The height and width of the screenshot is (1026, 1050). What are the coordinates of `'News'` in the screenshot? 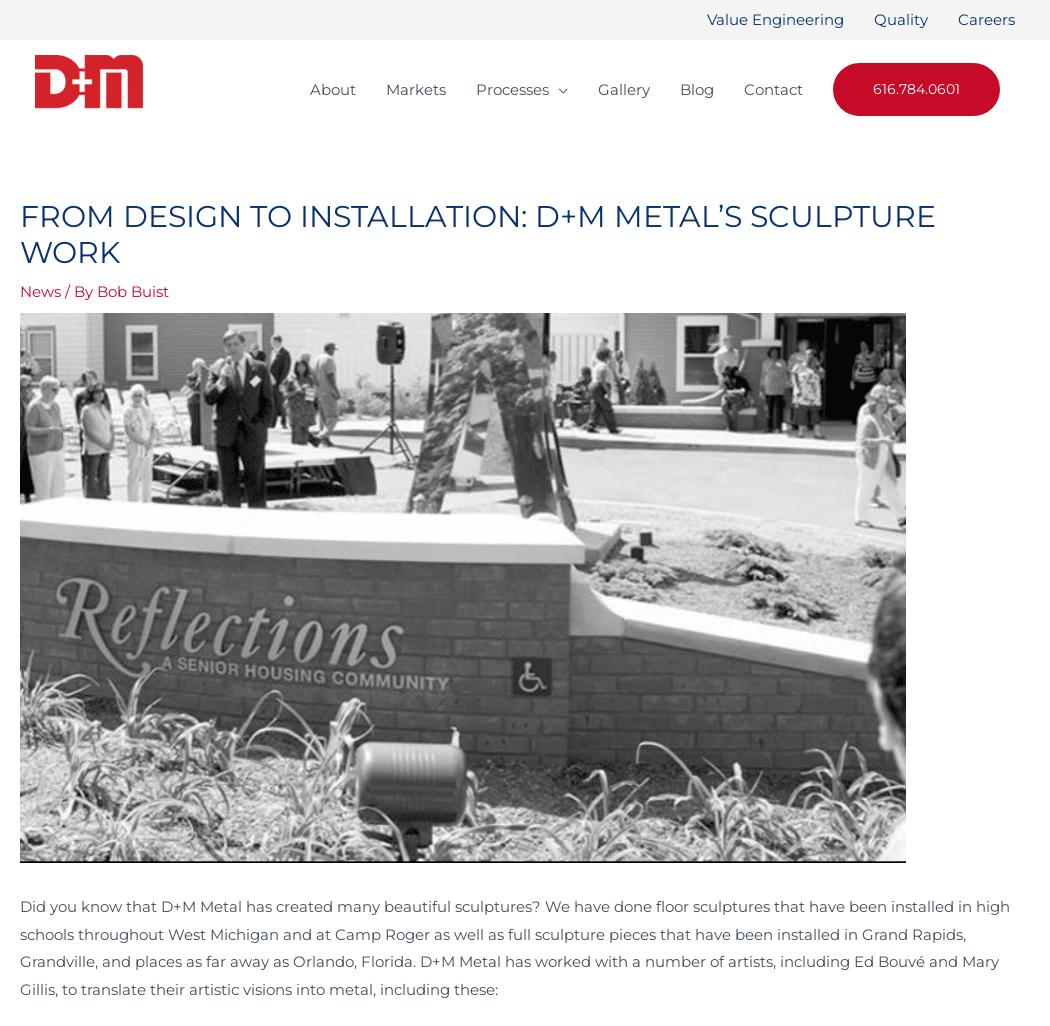 It's located at (39, 290).